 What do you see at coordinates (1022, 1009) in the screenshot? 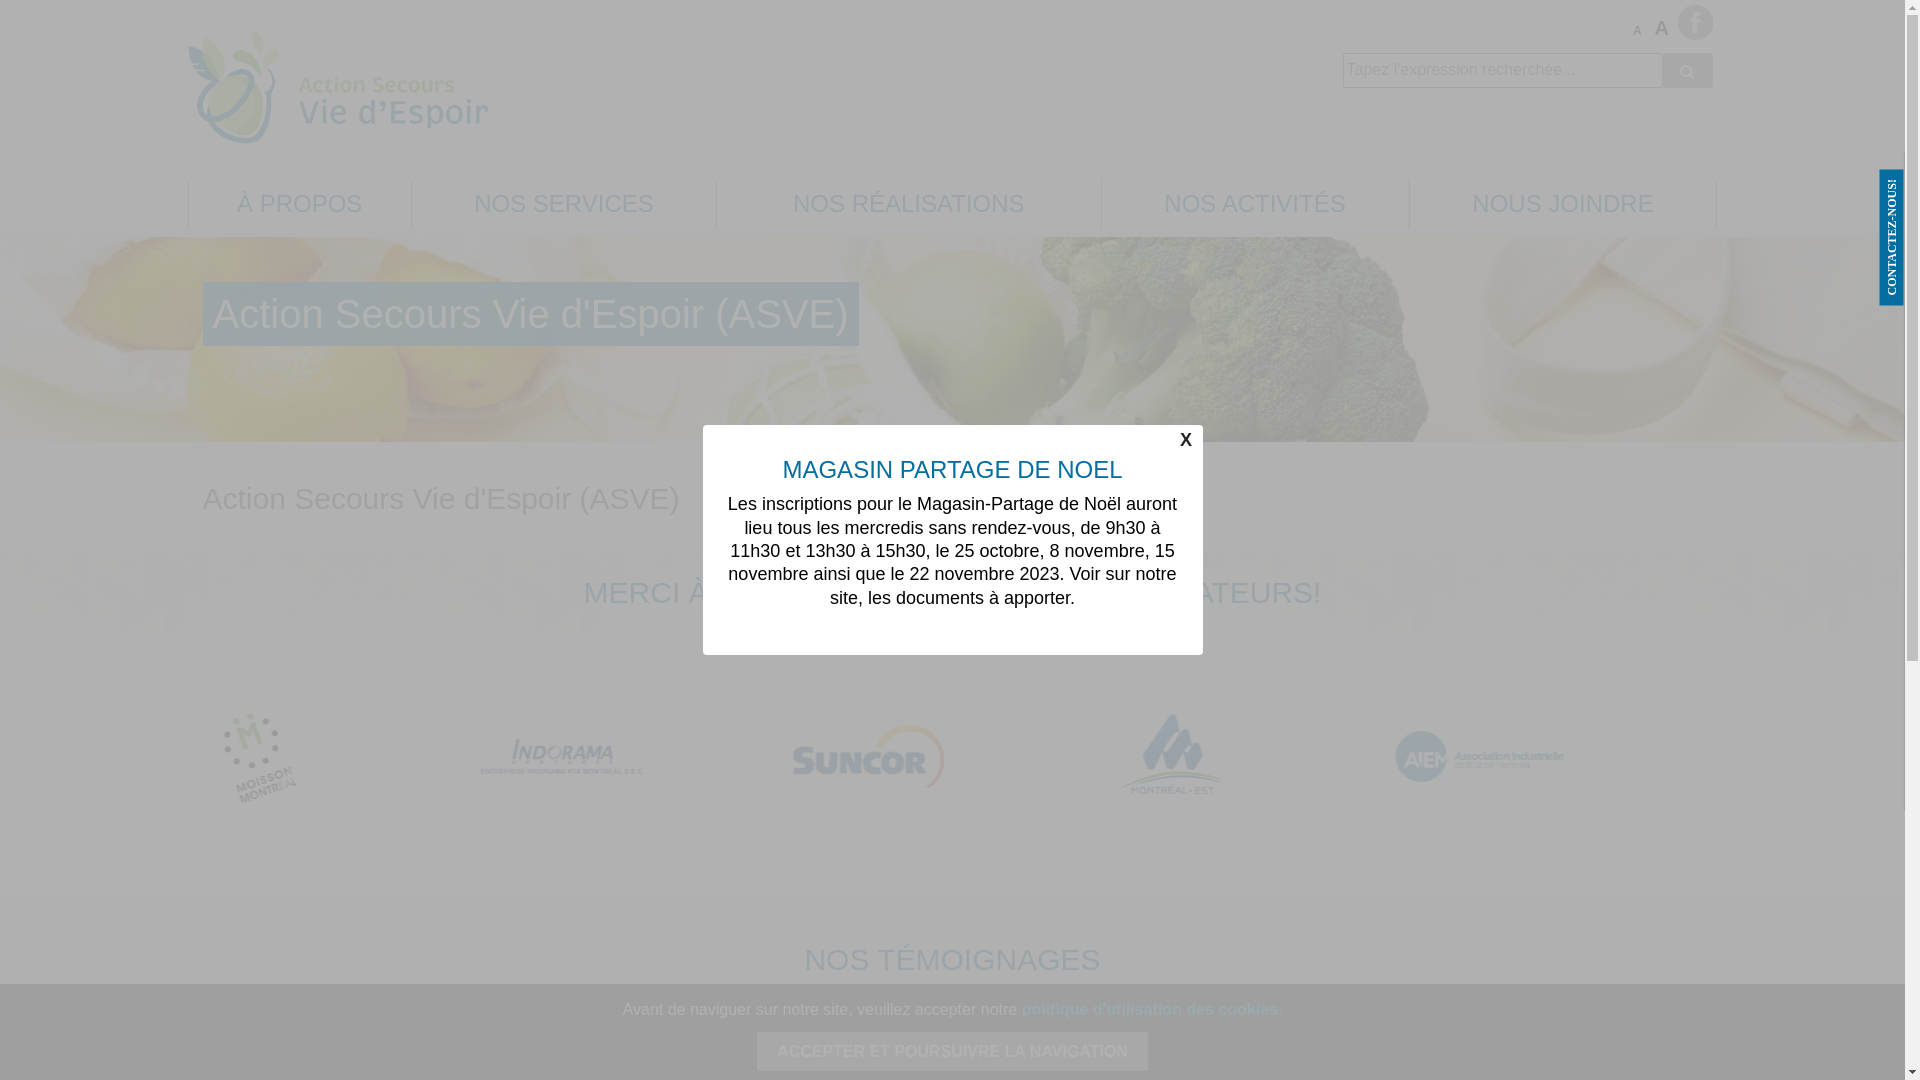
I see `'politique d'utilisation des cookies.'` at bounding box center [1022, 1009].